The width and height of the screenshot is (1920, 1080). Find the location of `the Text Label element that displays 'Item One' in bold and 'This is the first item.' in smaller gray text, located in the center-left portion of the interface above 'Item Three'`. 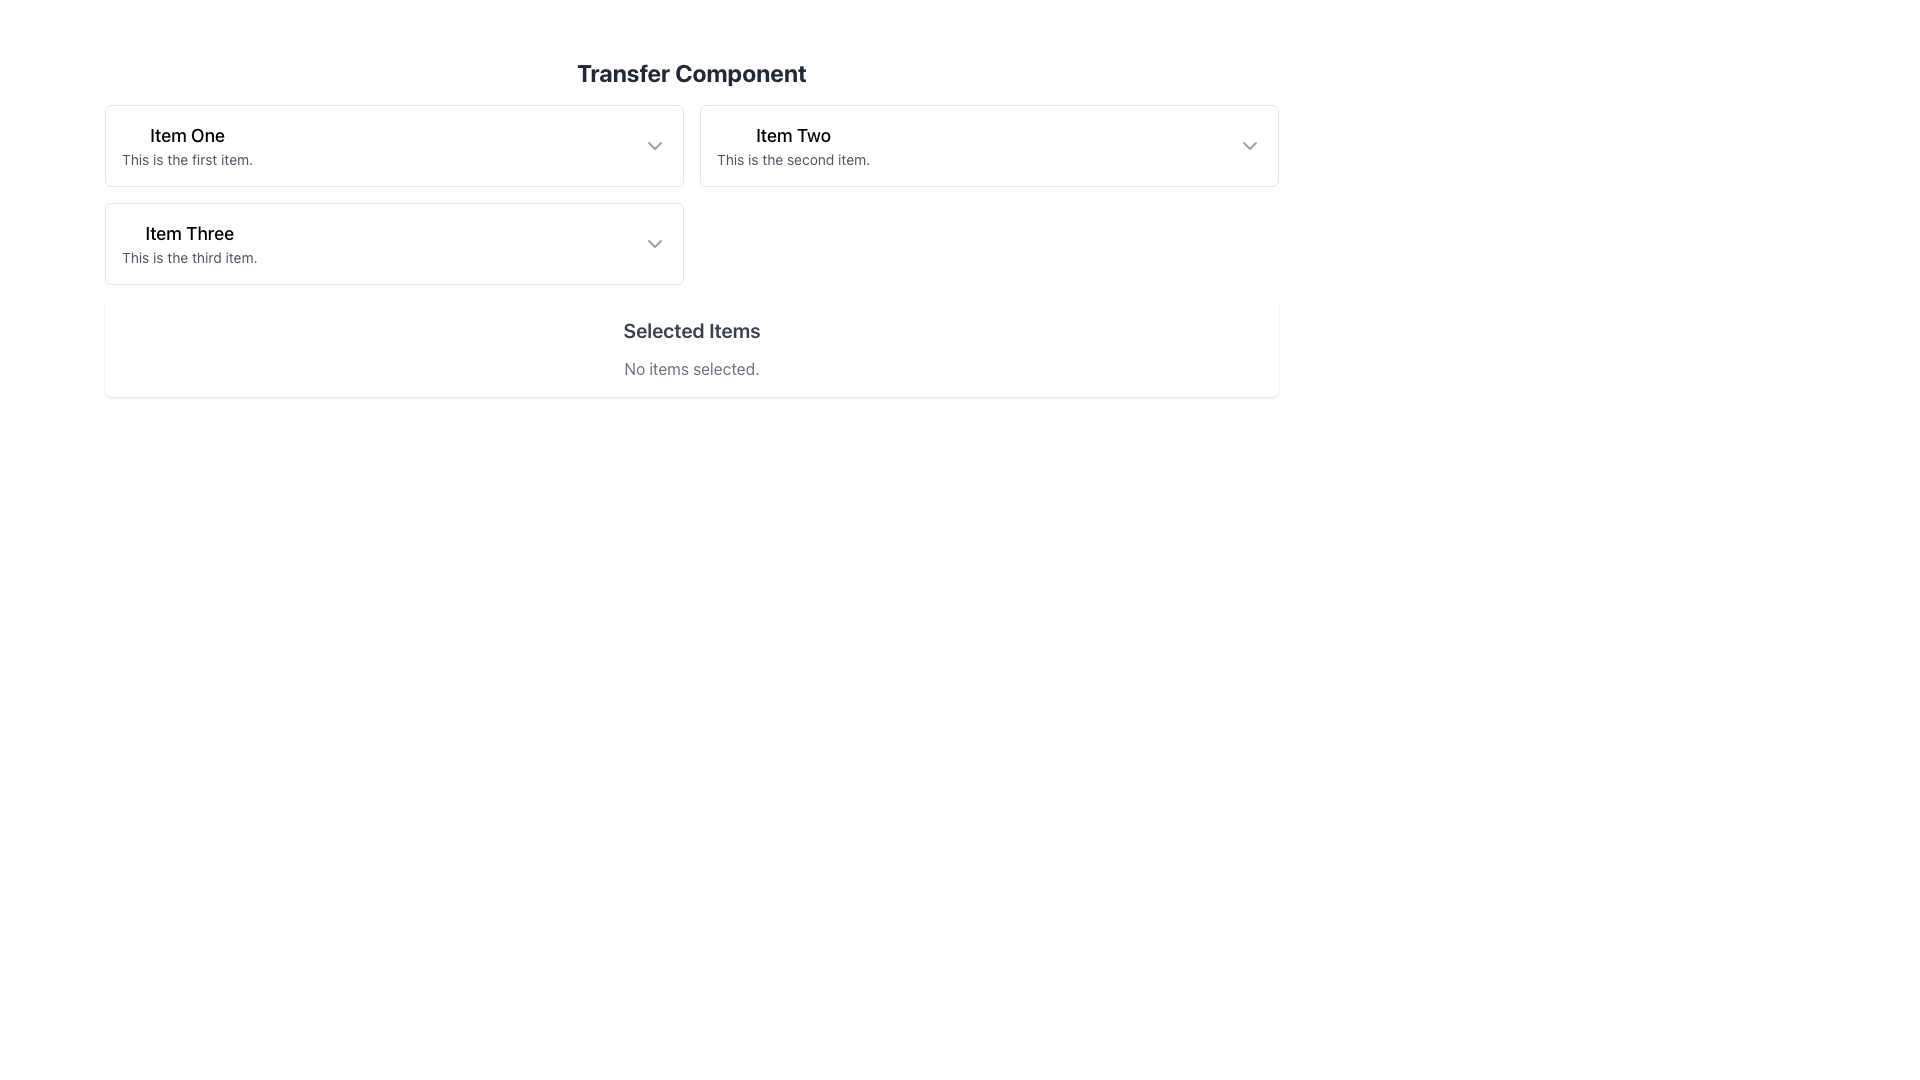

the Text Label element that displays 'Item One' in bold and 'This is the first item.' in smaller gray text, located in the center-left portion of the interface above 'Item Three' is located at coordinates (187, 145).